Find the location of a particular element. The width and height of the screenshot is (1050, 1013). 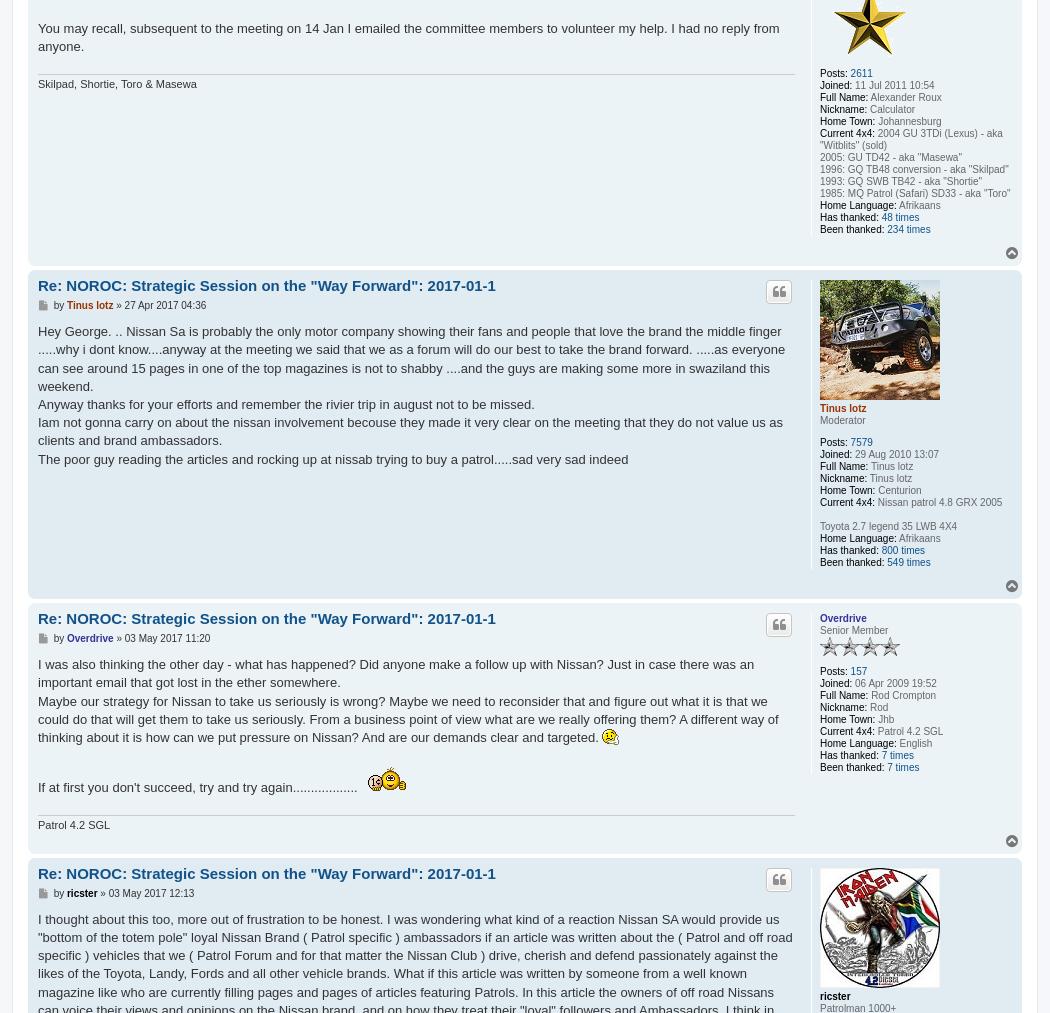

'Maybe our strategy for Nissan to take us seriously is wrong? Maybe we need to reconsider that and figure out what it is that we could do that will get them to take us seriously. From a business point of view what are we really offering them? A different way of thinking about it is how can we put pressure on Nissan? And are our demands clear and targeted.' is located at coordinates (408, 719).